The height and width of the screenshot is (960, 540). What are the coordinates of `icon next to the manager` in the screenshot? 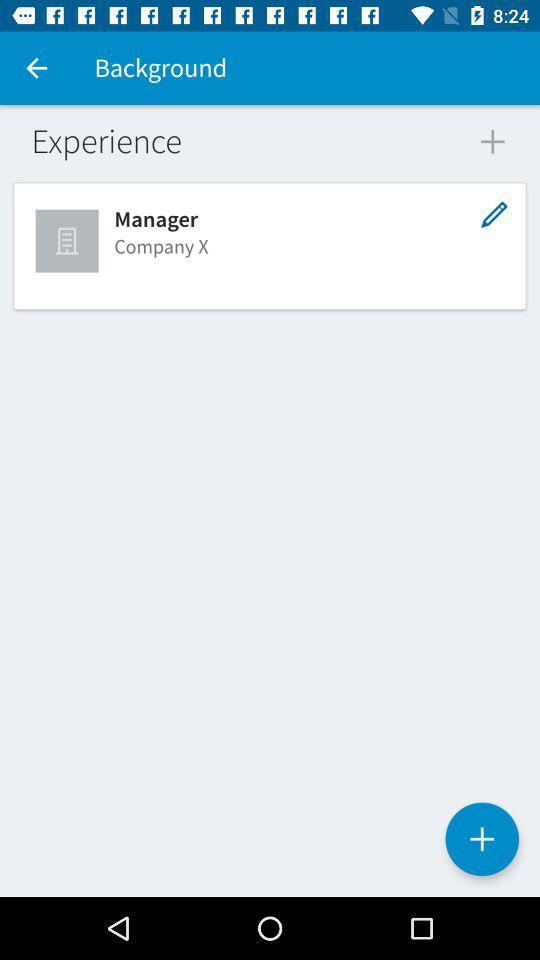 It's located at (68, 240).